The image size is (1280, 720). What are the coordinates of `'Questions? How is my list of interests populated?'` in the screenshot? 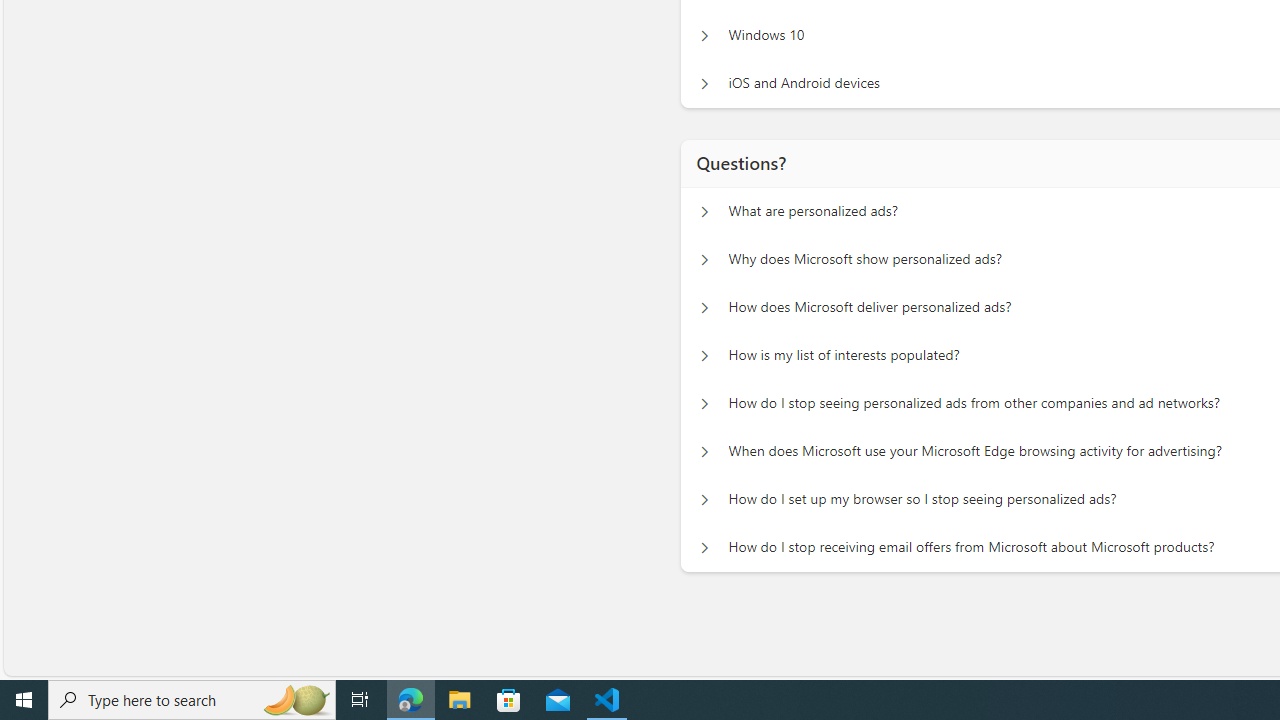 It's located at (702, 355).